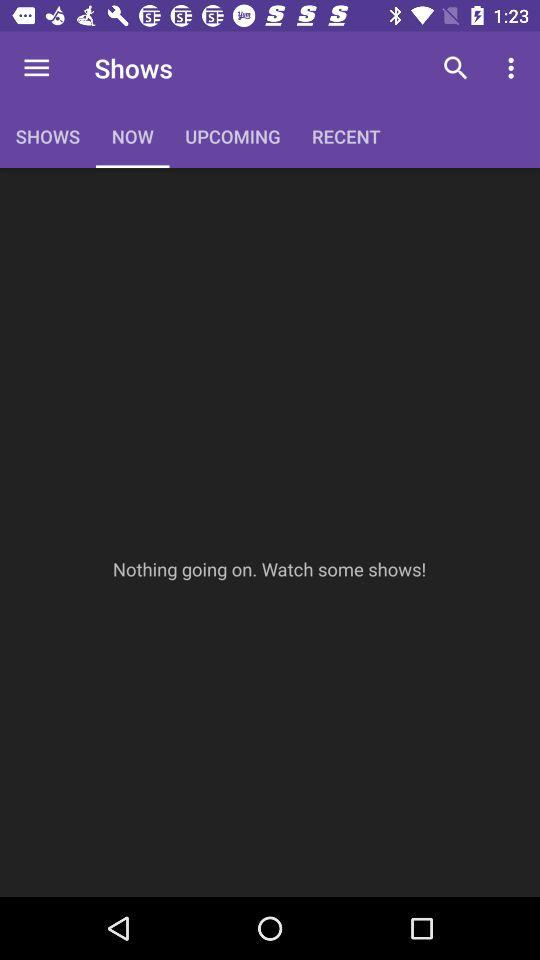 Image resolution: width=540 pixels, height=960 pixels. What do you see at coordinates (455, 68) in the screenshot?
I see `icon next to the recent item` at bounding box center [455, 68].